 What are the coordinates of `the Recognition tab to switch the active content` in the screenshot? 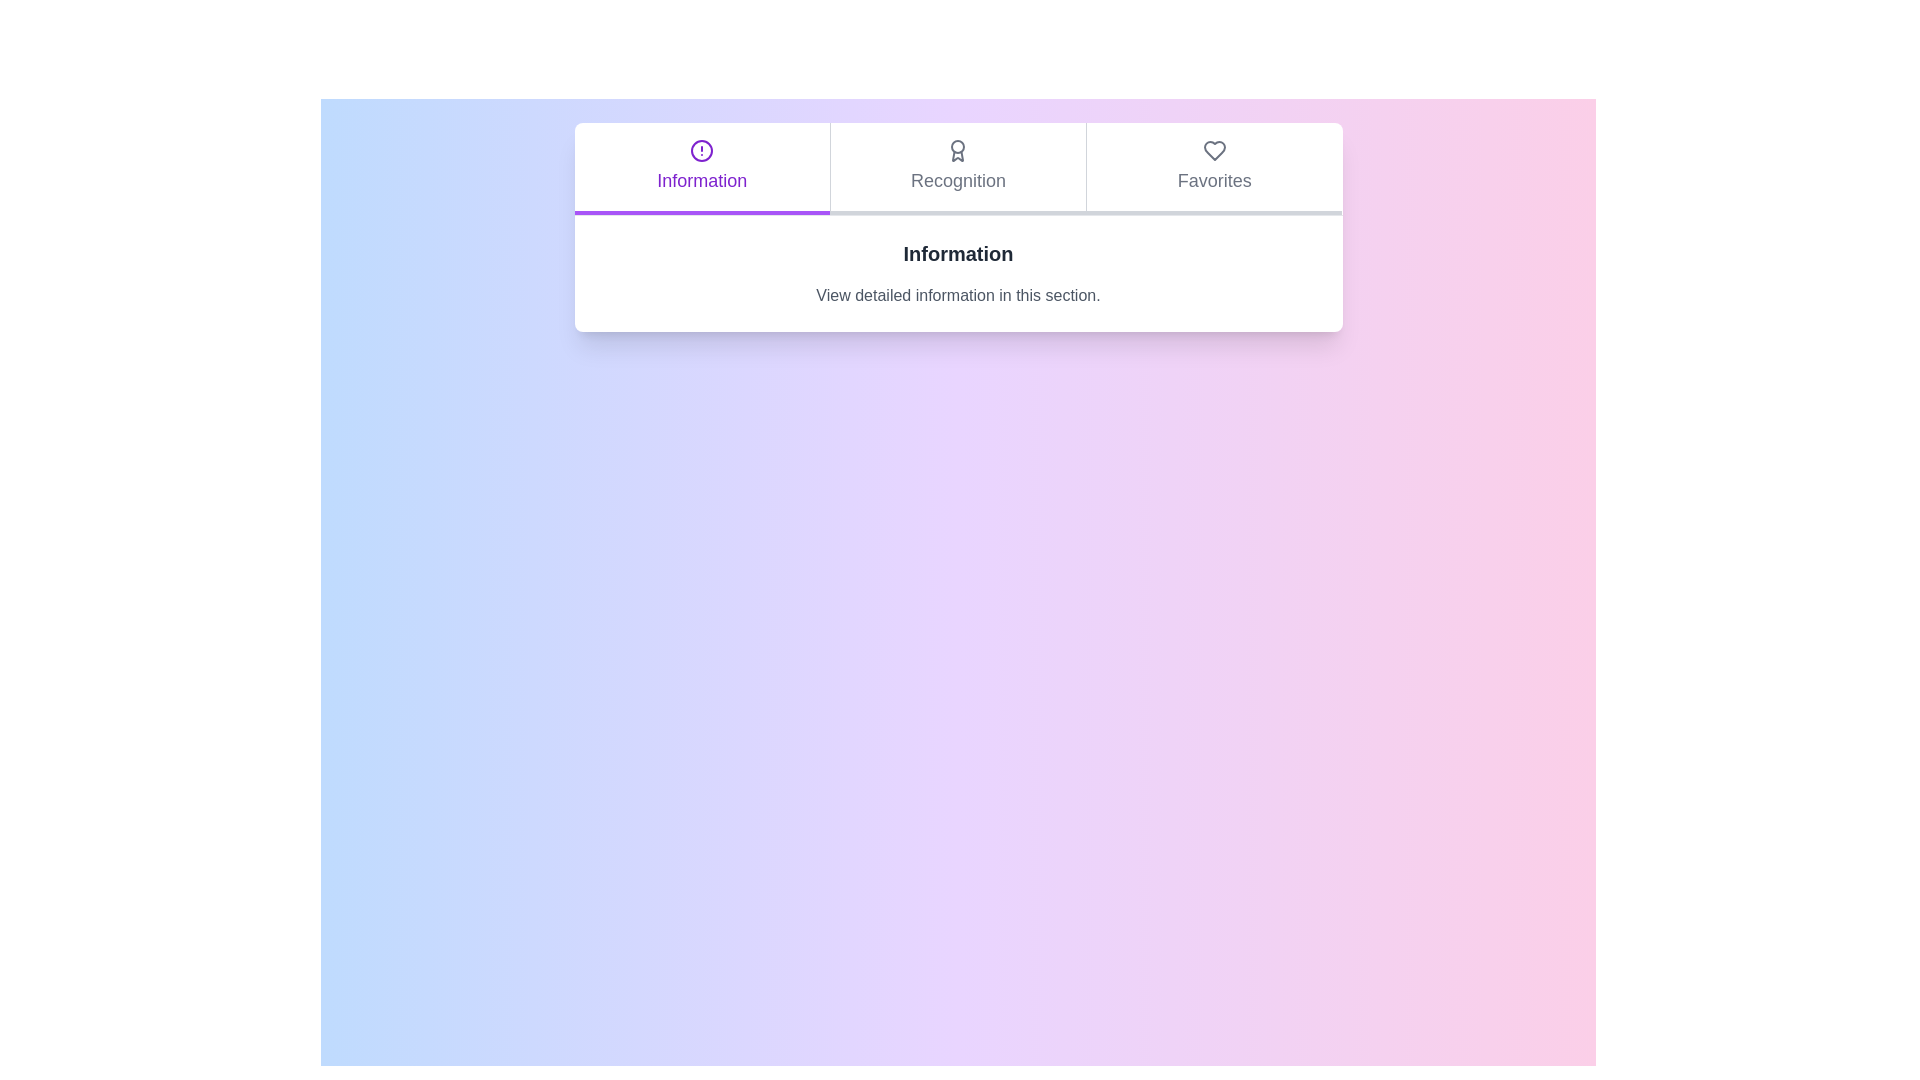 It's located at (957, 168).